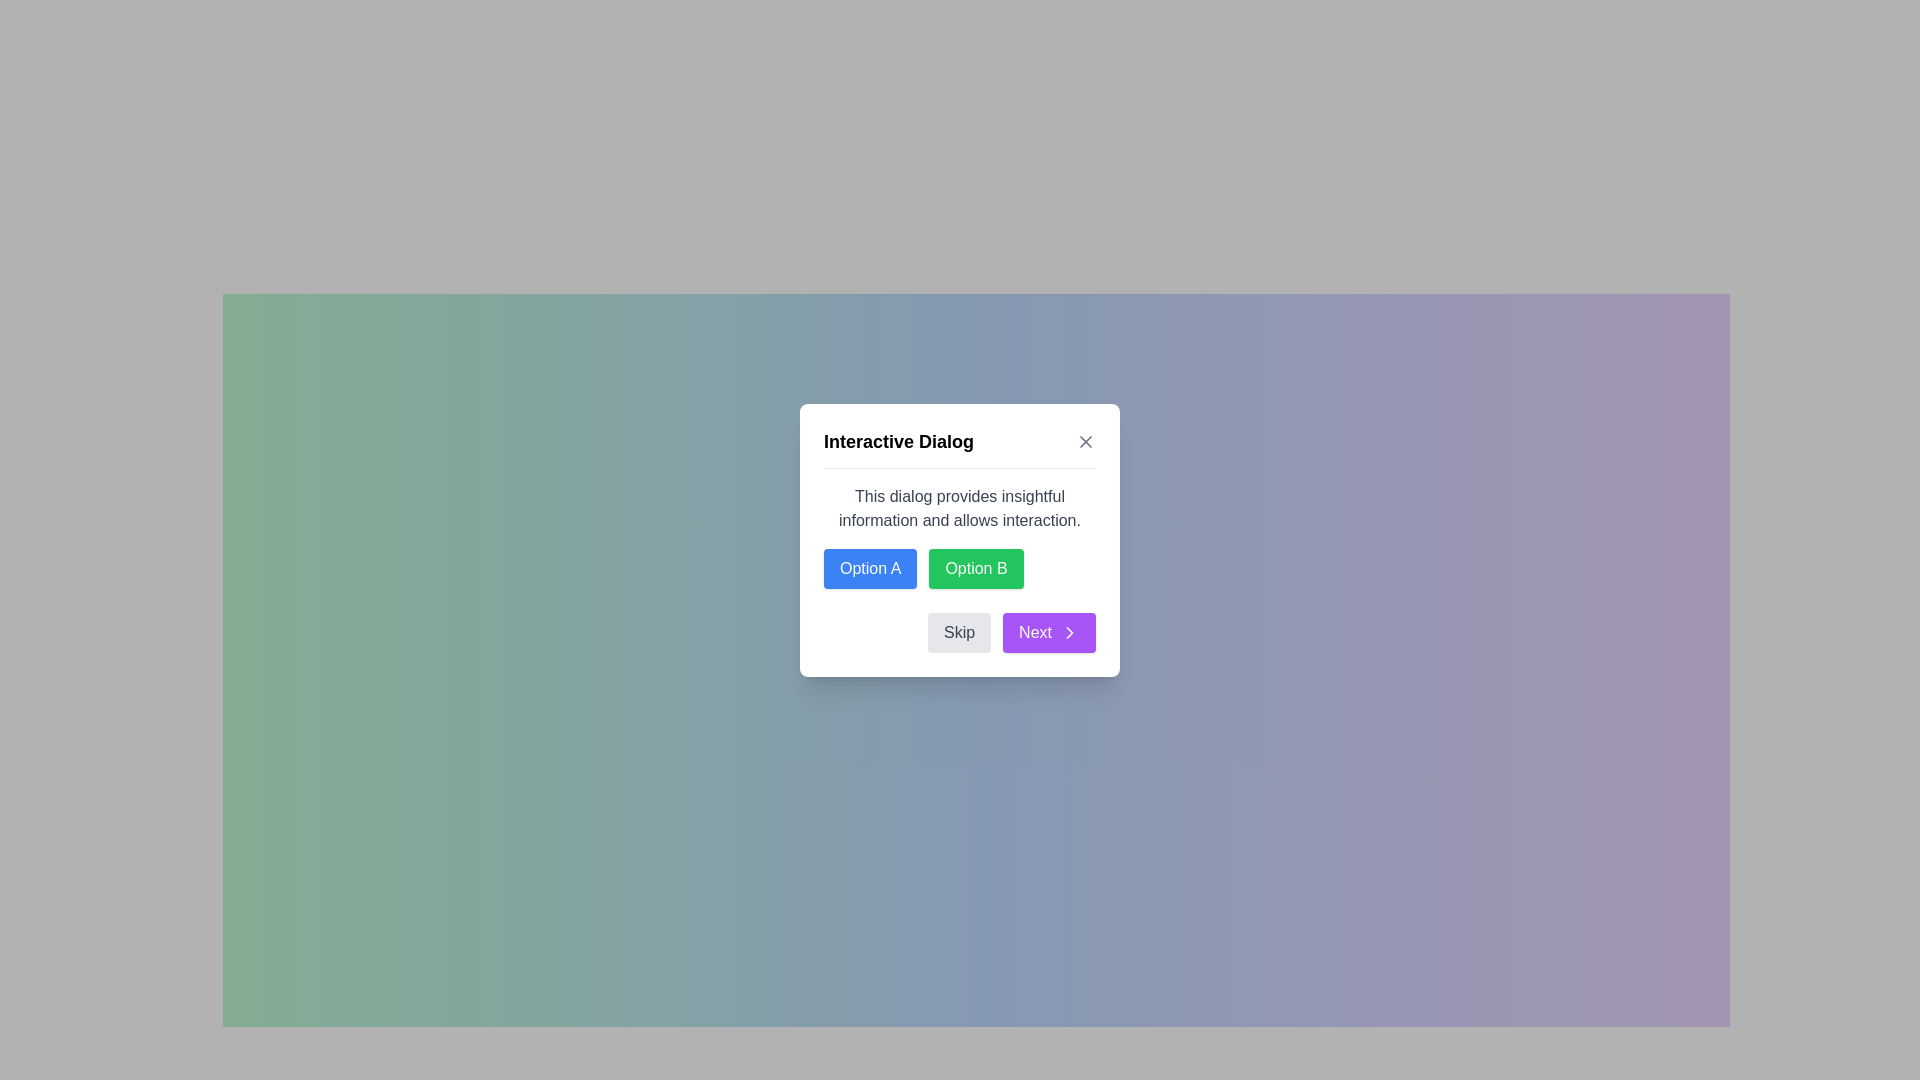  What do you see at coordinates (870, 568) in the screenshot?
I see `the blue rectangular button labeled 'Option A'` at bounding box center [870, 568].